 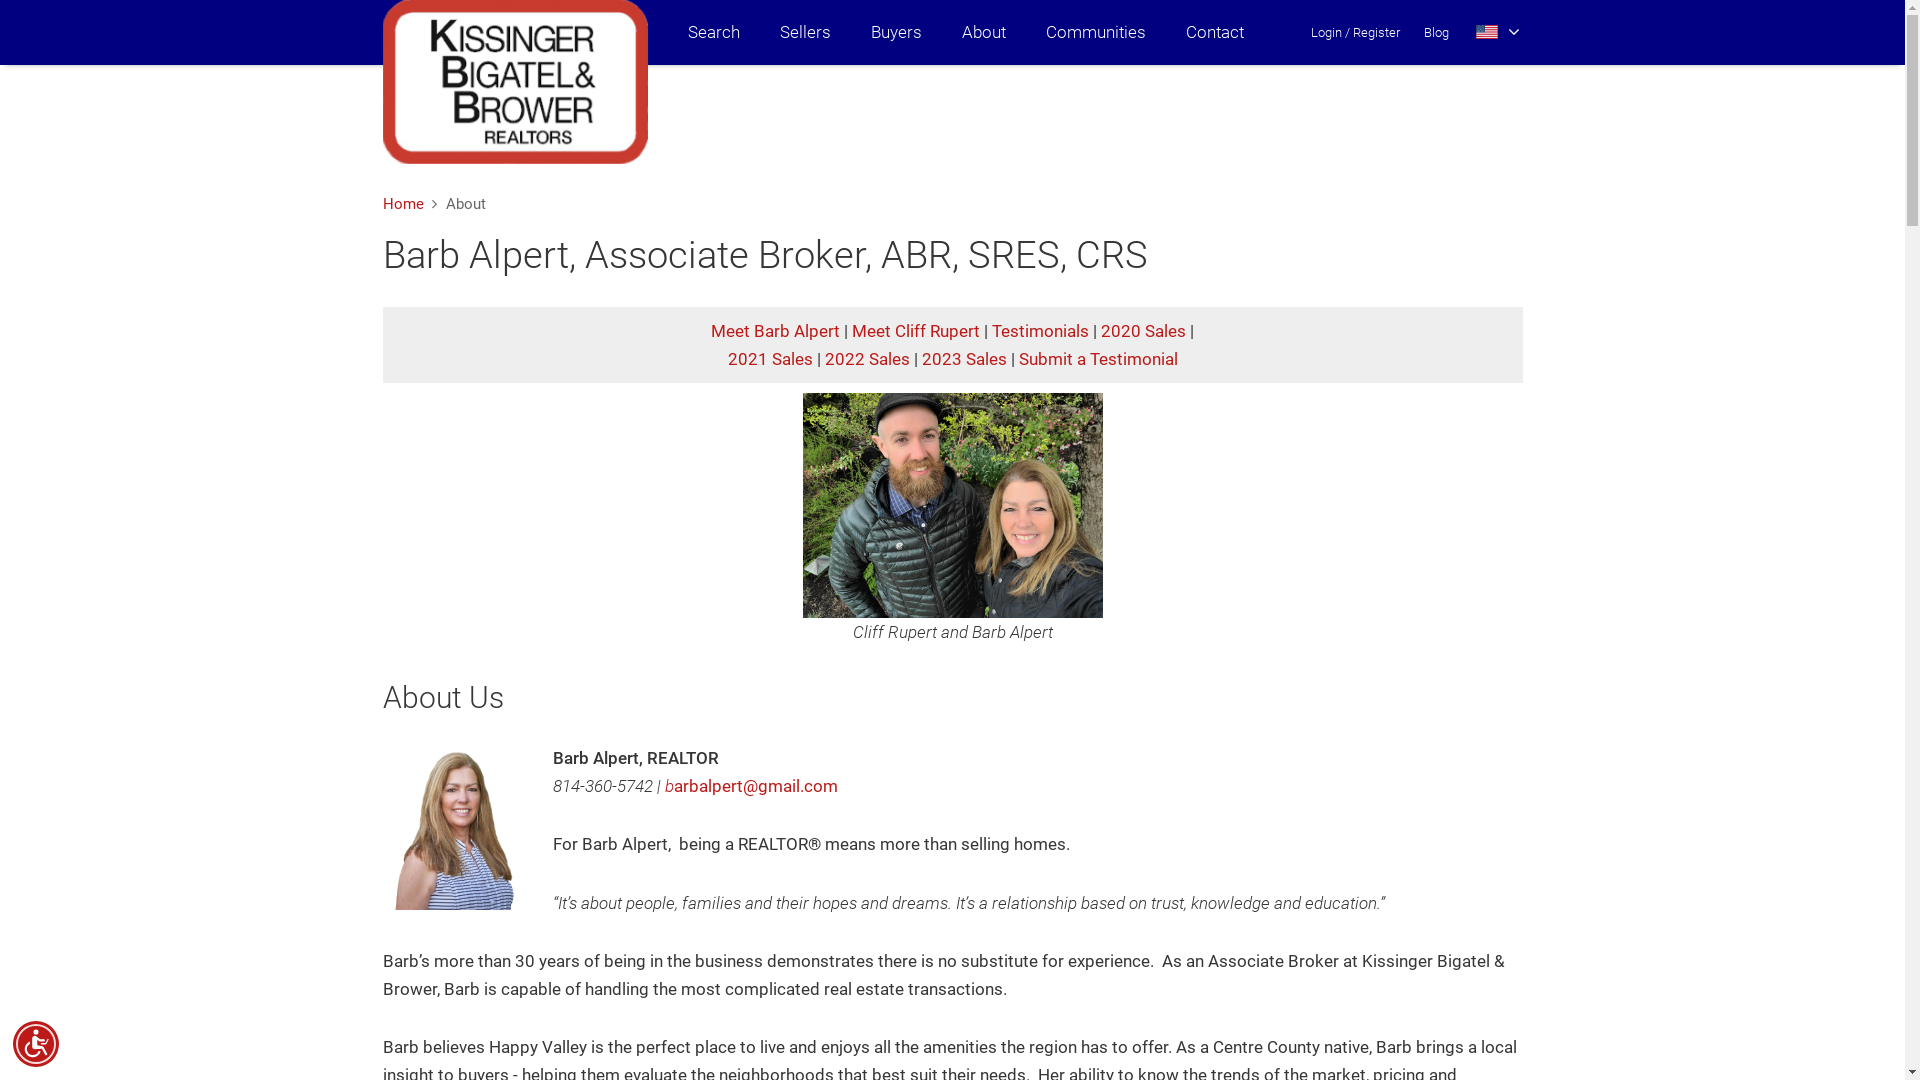 I want to click on '2021 Sales', so click(x=769, y=357).